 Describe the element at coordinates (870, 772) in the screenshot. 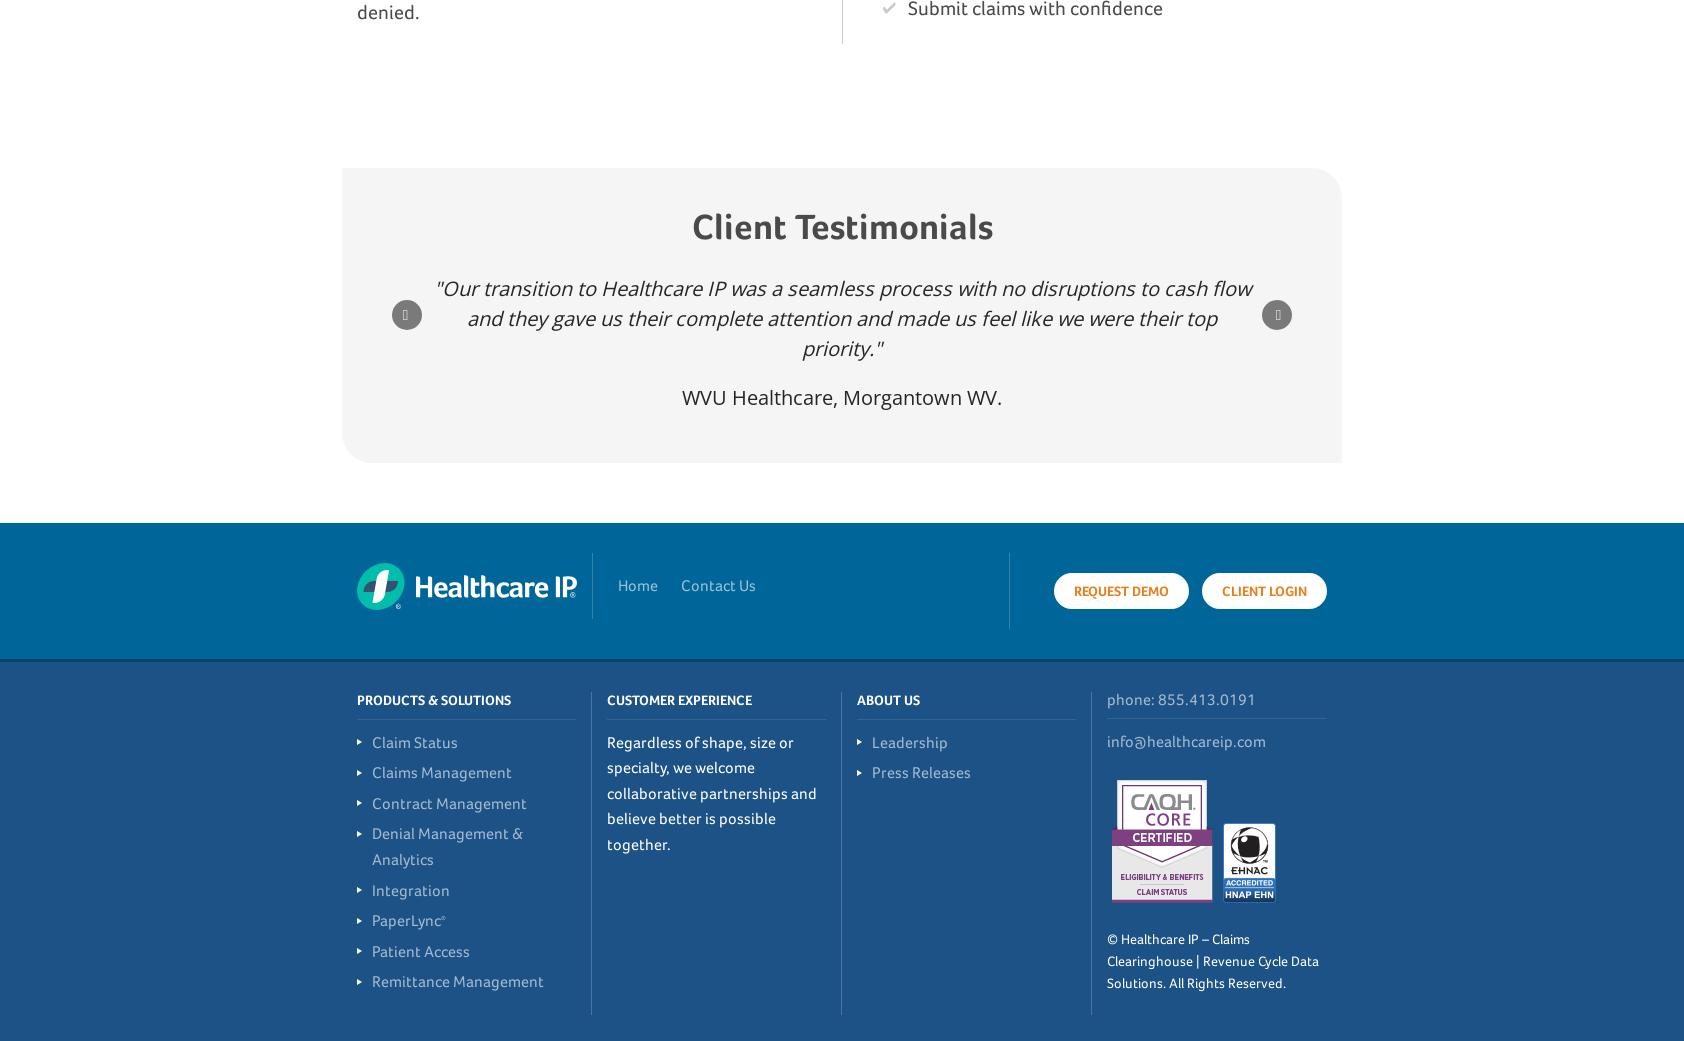

I see `'Press Releases'` at that location.